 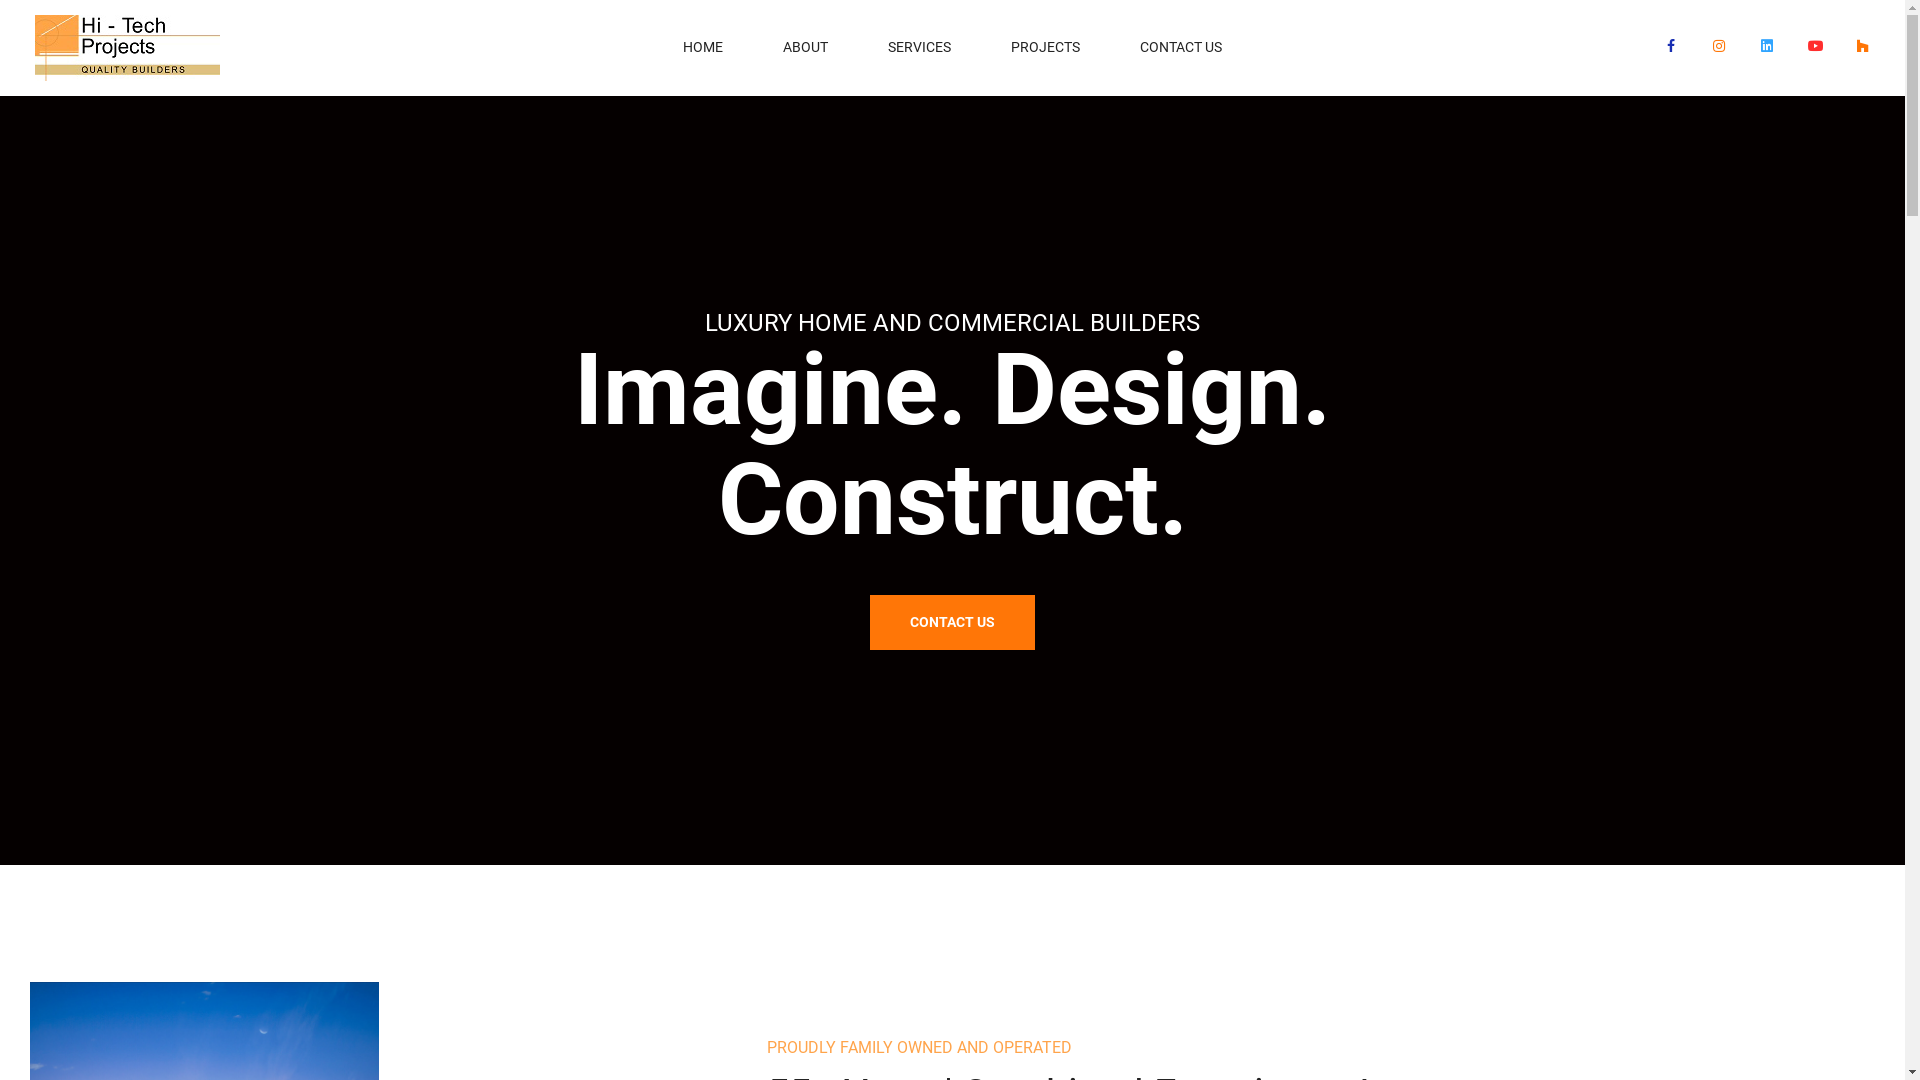 What do you see at coordinates (951, 621) in the screenshot?
I see `'CONTACT US'` at bounding box center [951, 621].